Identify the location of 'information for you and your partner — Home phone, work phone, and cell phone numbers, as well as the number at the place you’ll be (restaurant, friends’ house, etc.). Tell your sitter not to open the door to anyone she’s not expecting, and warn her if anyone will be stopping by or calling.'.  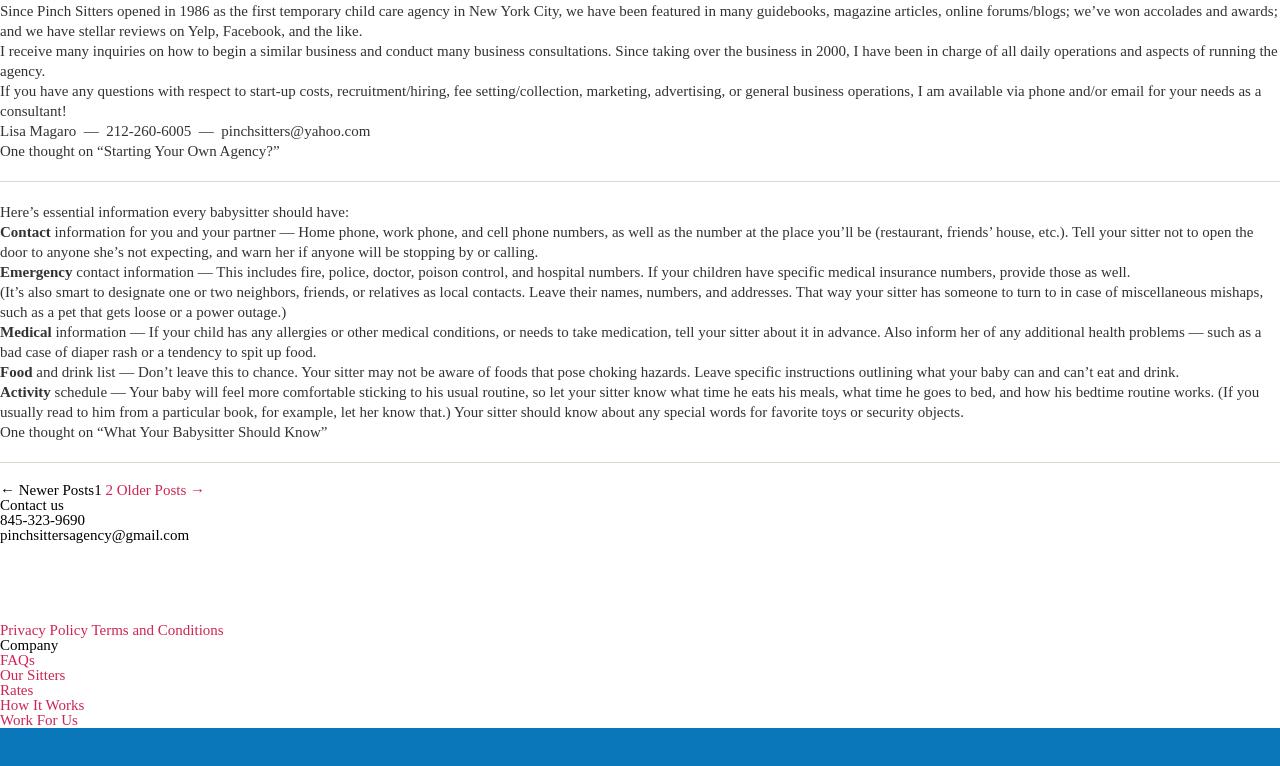
(625, 240).